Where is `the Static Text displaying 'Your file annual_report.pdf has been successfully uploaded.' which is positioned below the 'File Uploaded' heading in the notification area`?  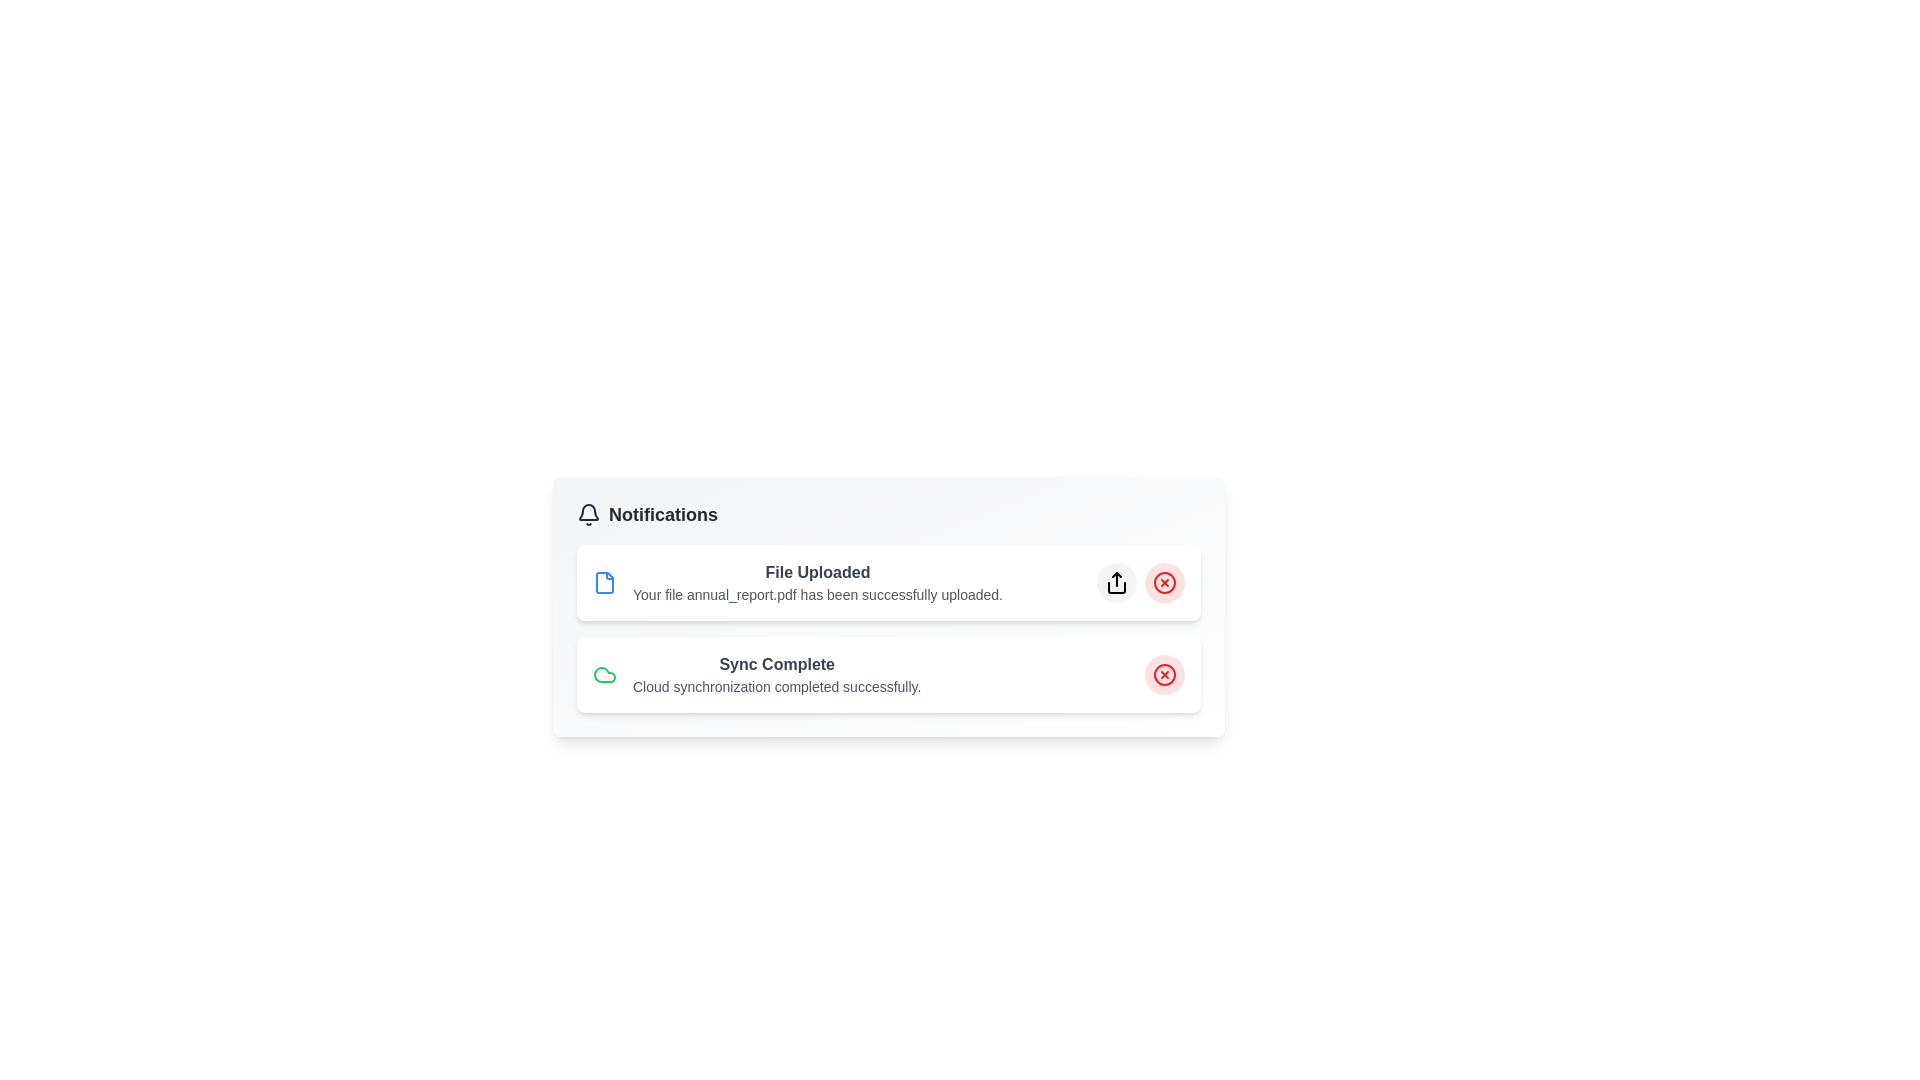
the Static Text displaying 'Your file annual_report.pdf has been successfully uploaded.' which is positioned below the 'File Uploaded' heading in the notification area is located at coordinates (817, 593).